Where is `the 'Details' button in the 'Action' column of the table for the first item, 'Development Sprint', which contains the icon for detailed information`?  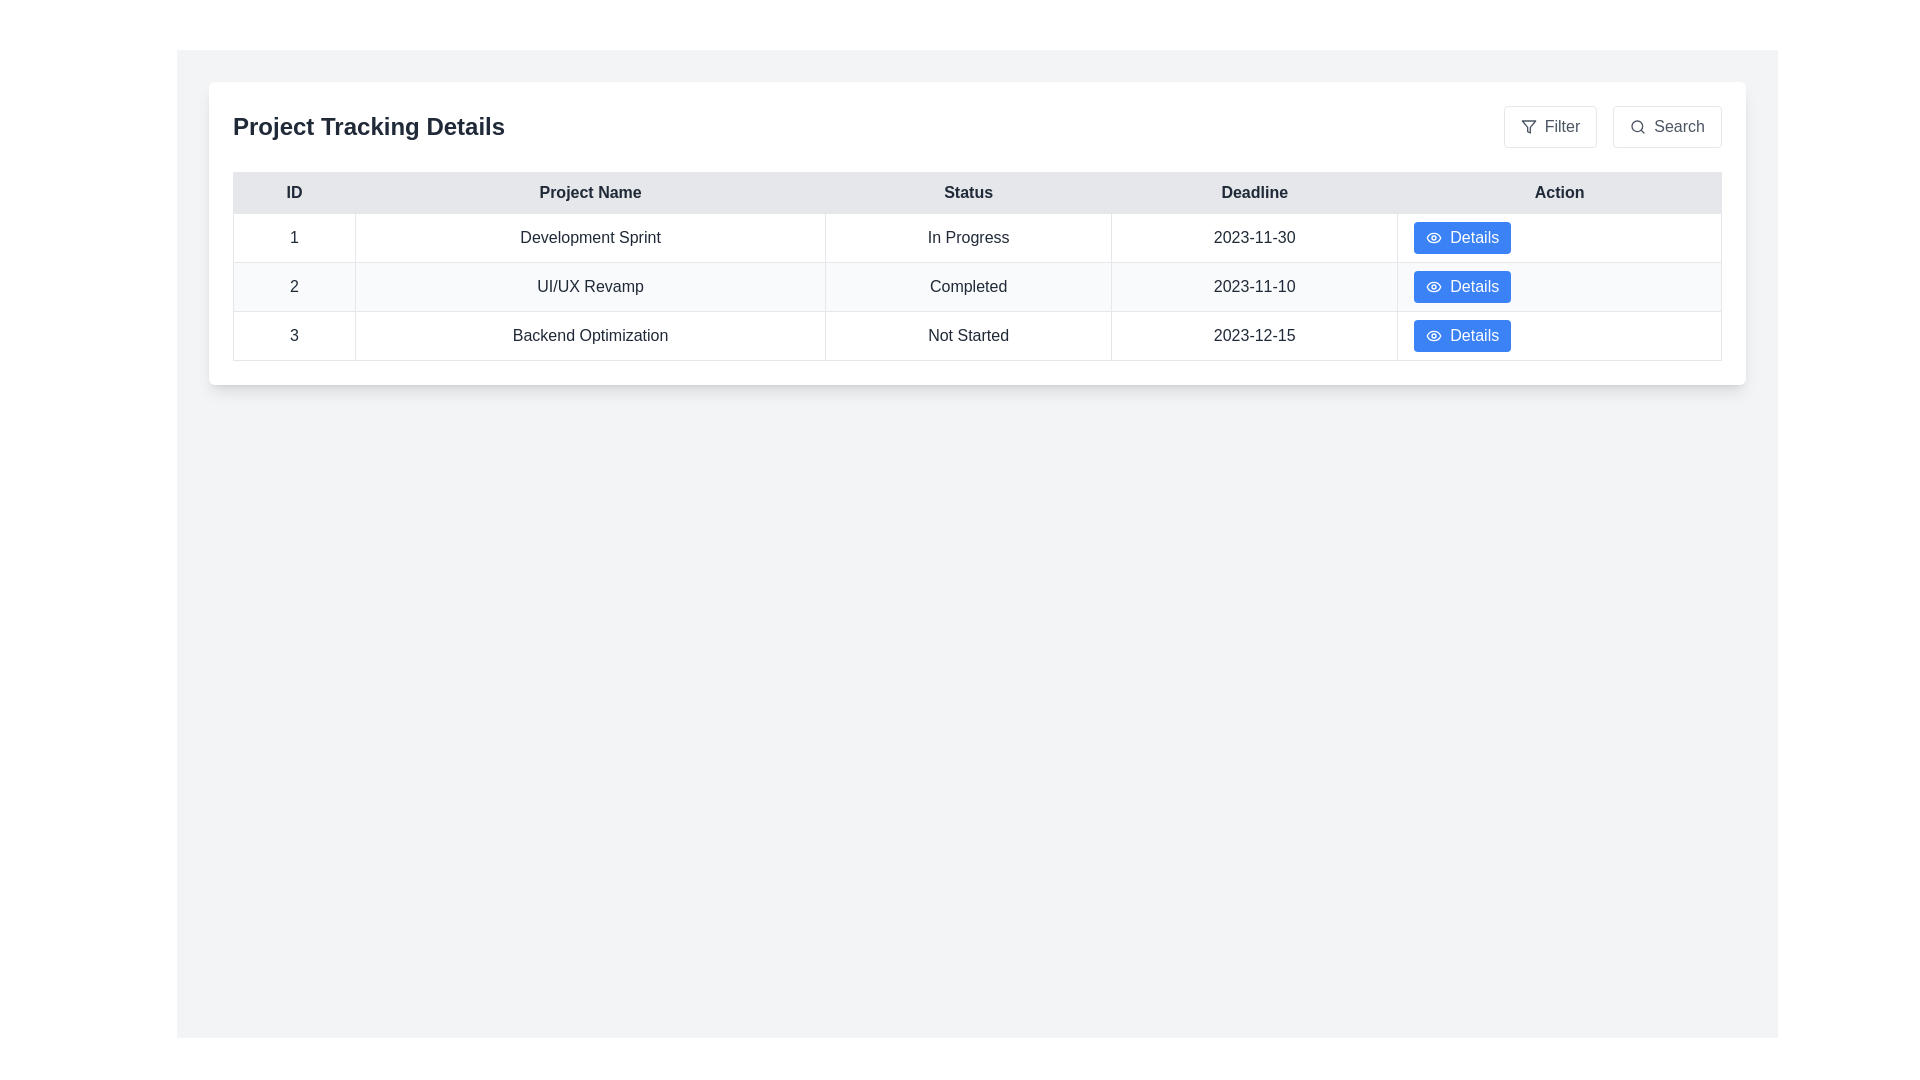 the 'Details' button in the 'Action' column of the table for the first item, 'Development Sprint', which contains the icon for detailed information is located at coordinates (1433, 237).